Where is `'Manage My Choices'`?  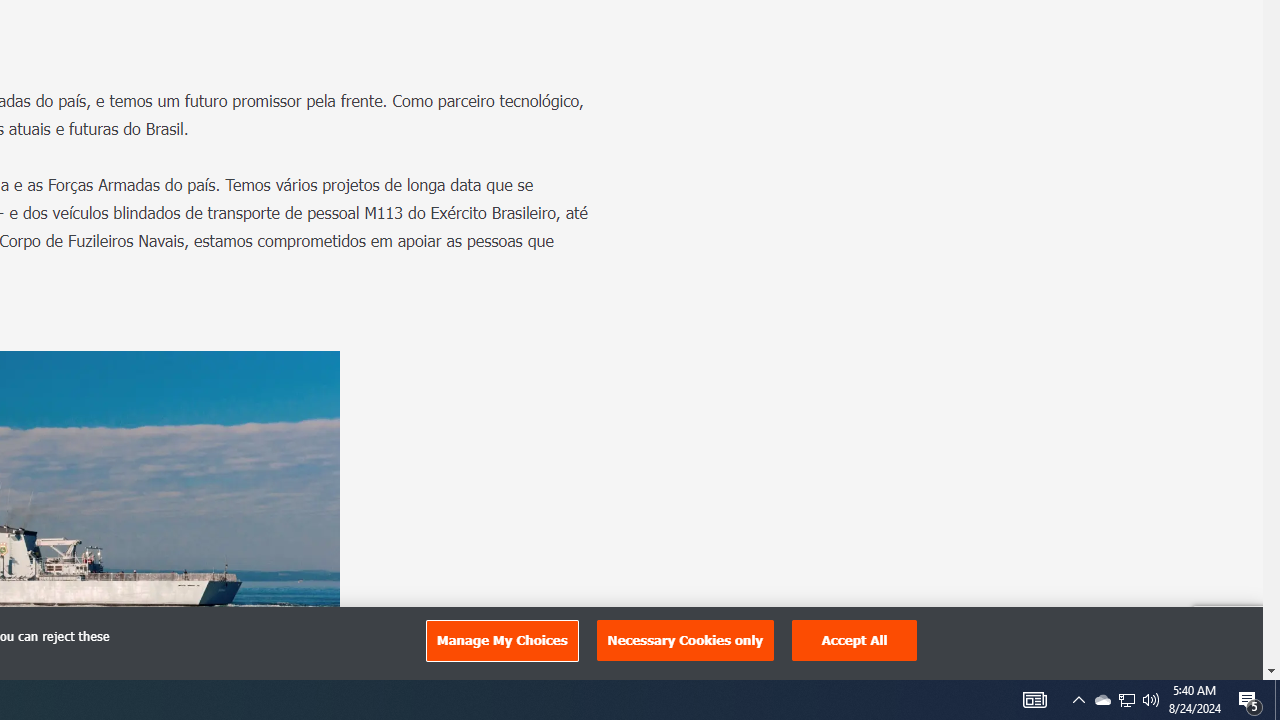 'Manage My Choices' is located at coordinates (501, 640).